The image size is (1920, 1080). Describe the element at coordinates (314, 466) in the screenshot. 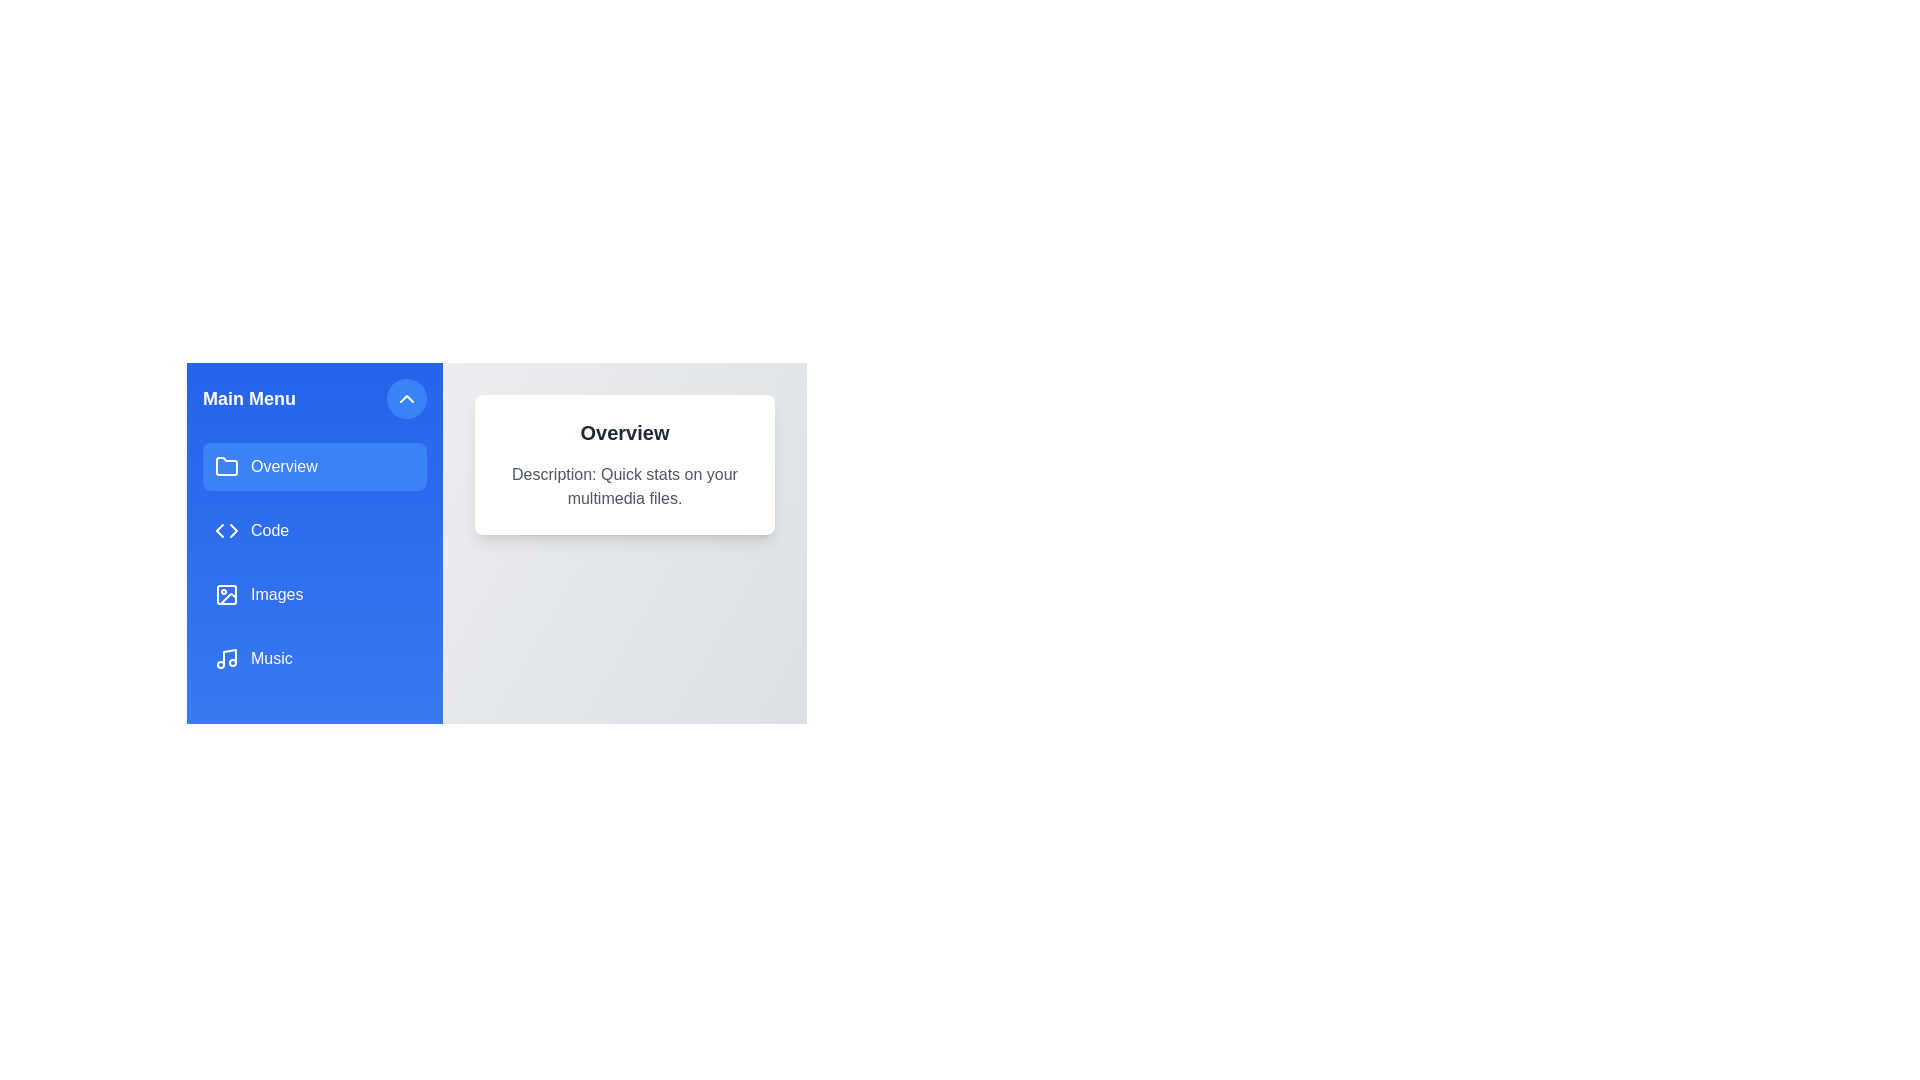

I see `the 'Overview' button located at the top of the sidebar menu` at that location.